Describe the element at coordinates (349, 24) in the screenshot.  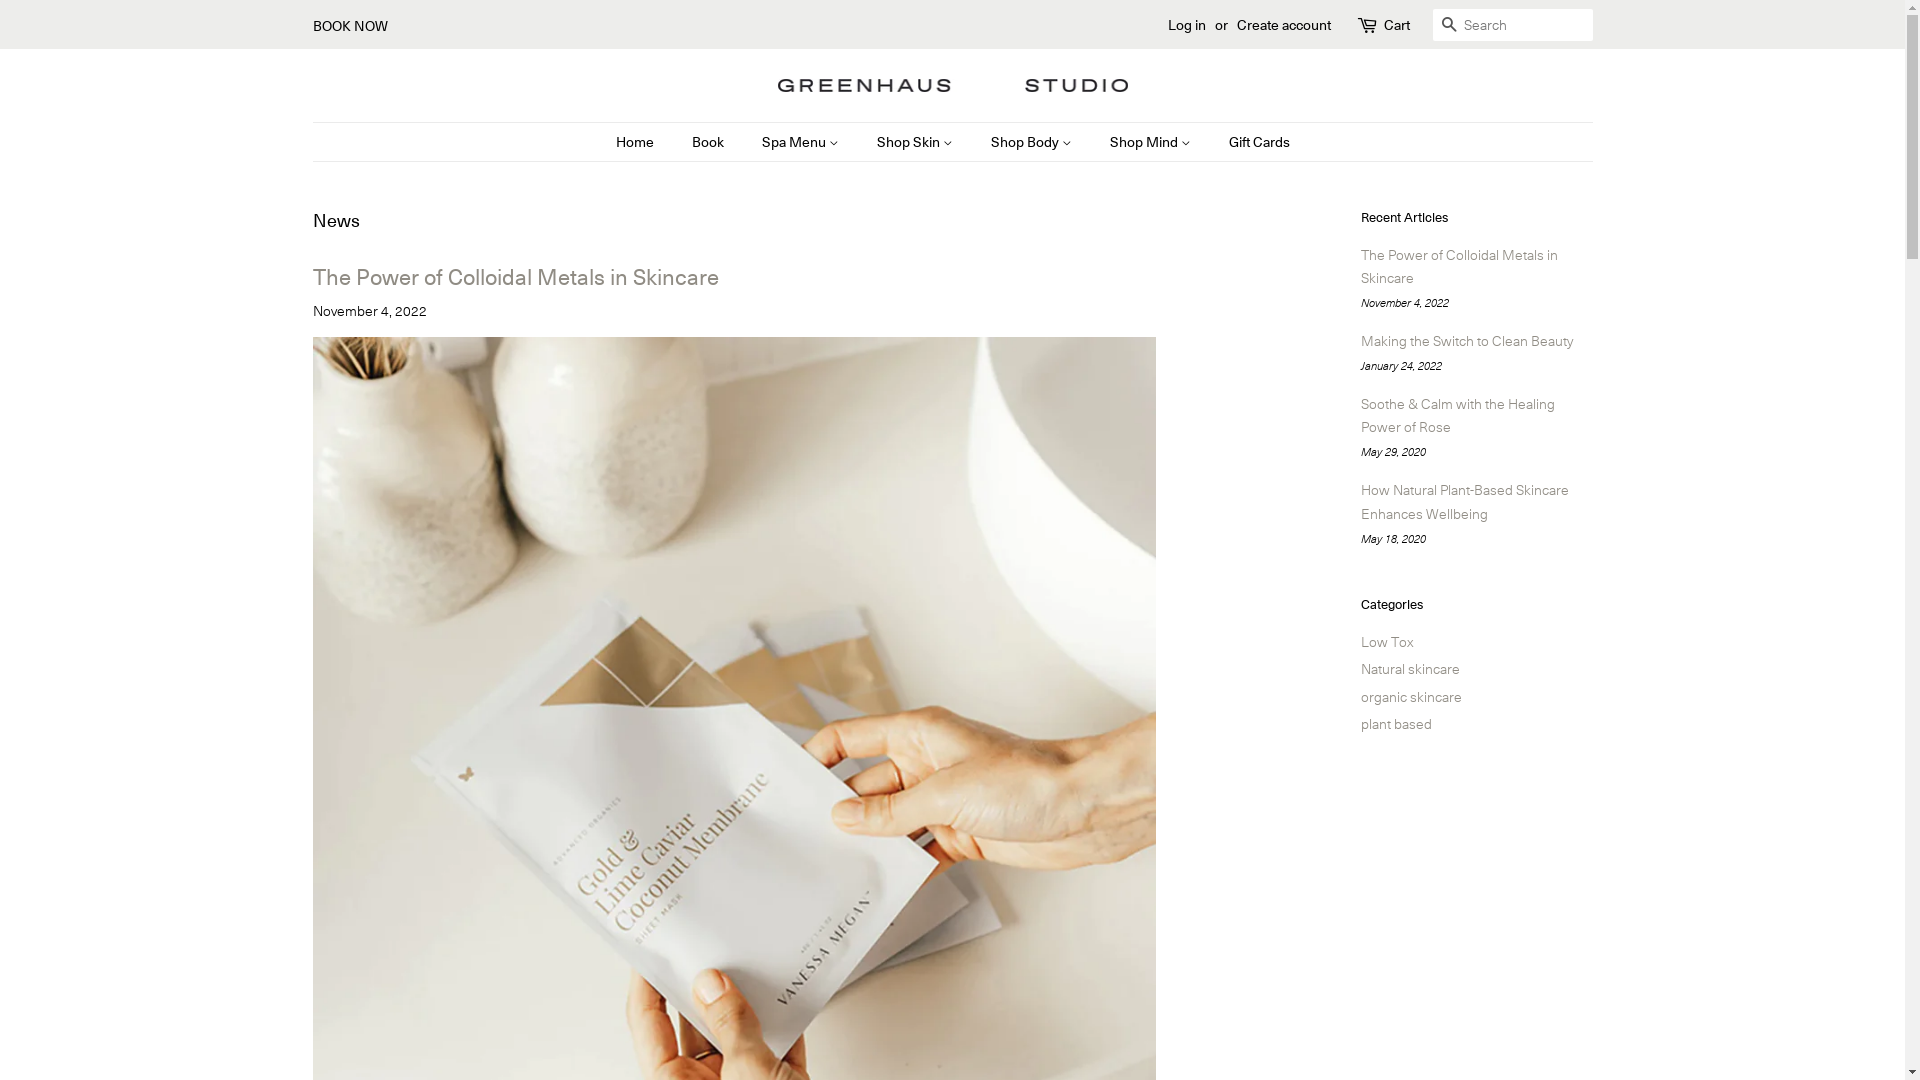
I see `'BOOK NOW'` at that location.